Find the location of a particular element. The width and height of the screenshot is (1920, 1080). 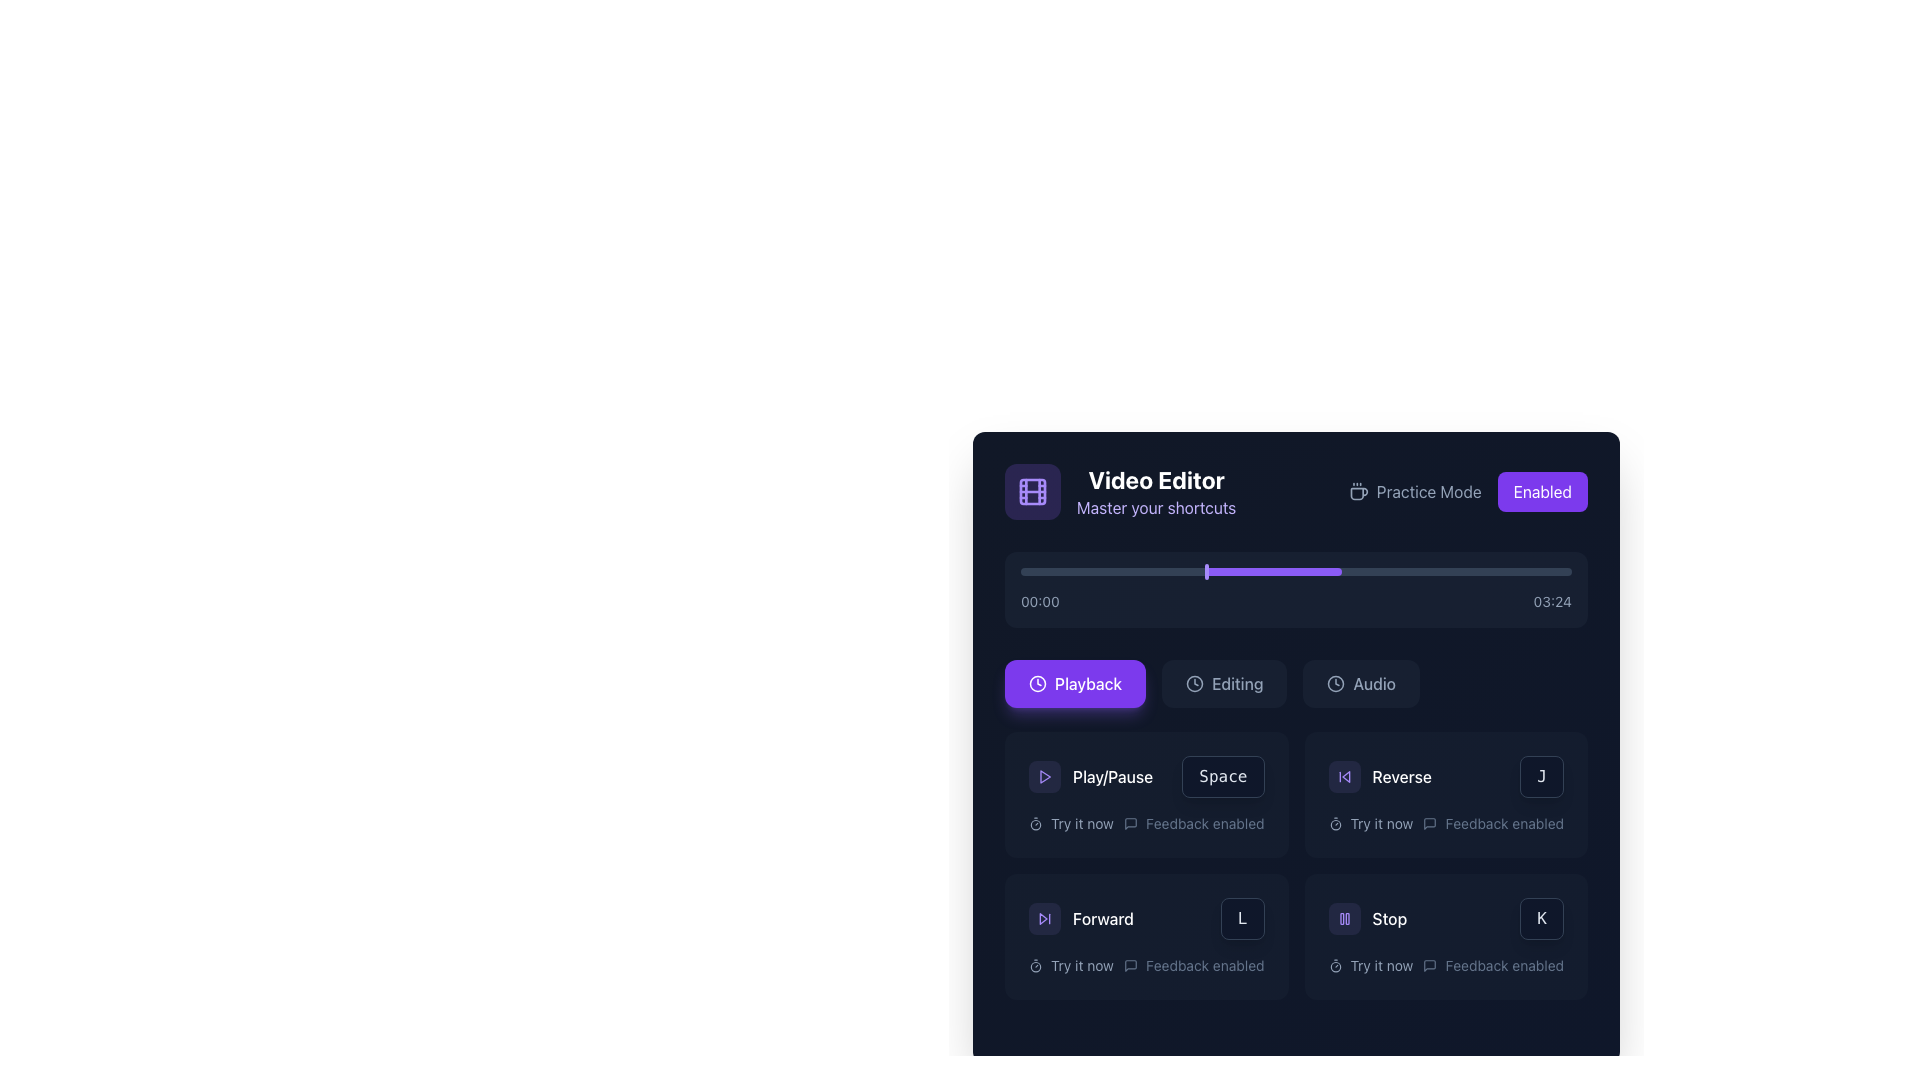

the 'Stop' button with a violet circular background and a pause icon located in the lower right panel of the interface is located at coordinates (1366, 918).